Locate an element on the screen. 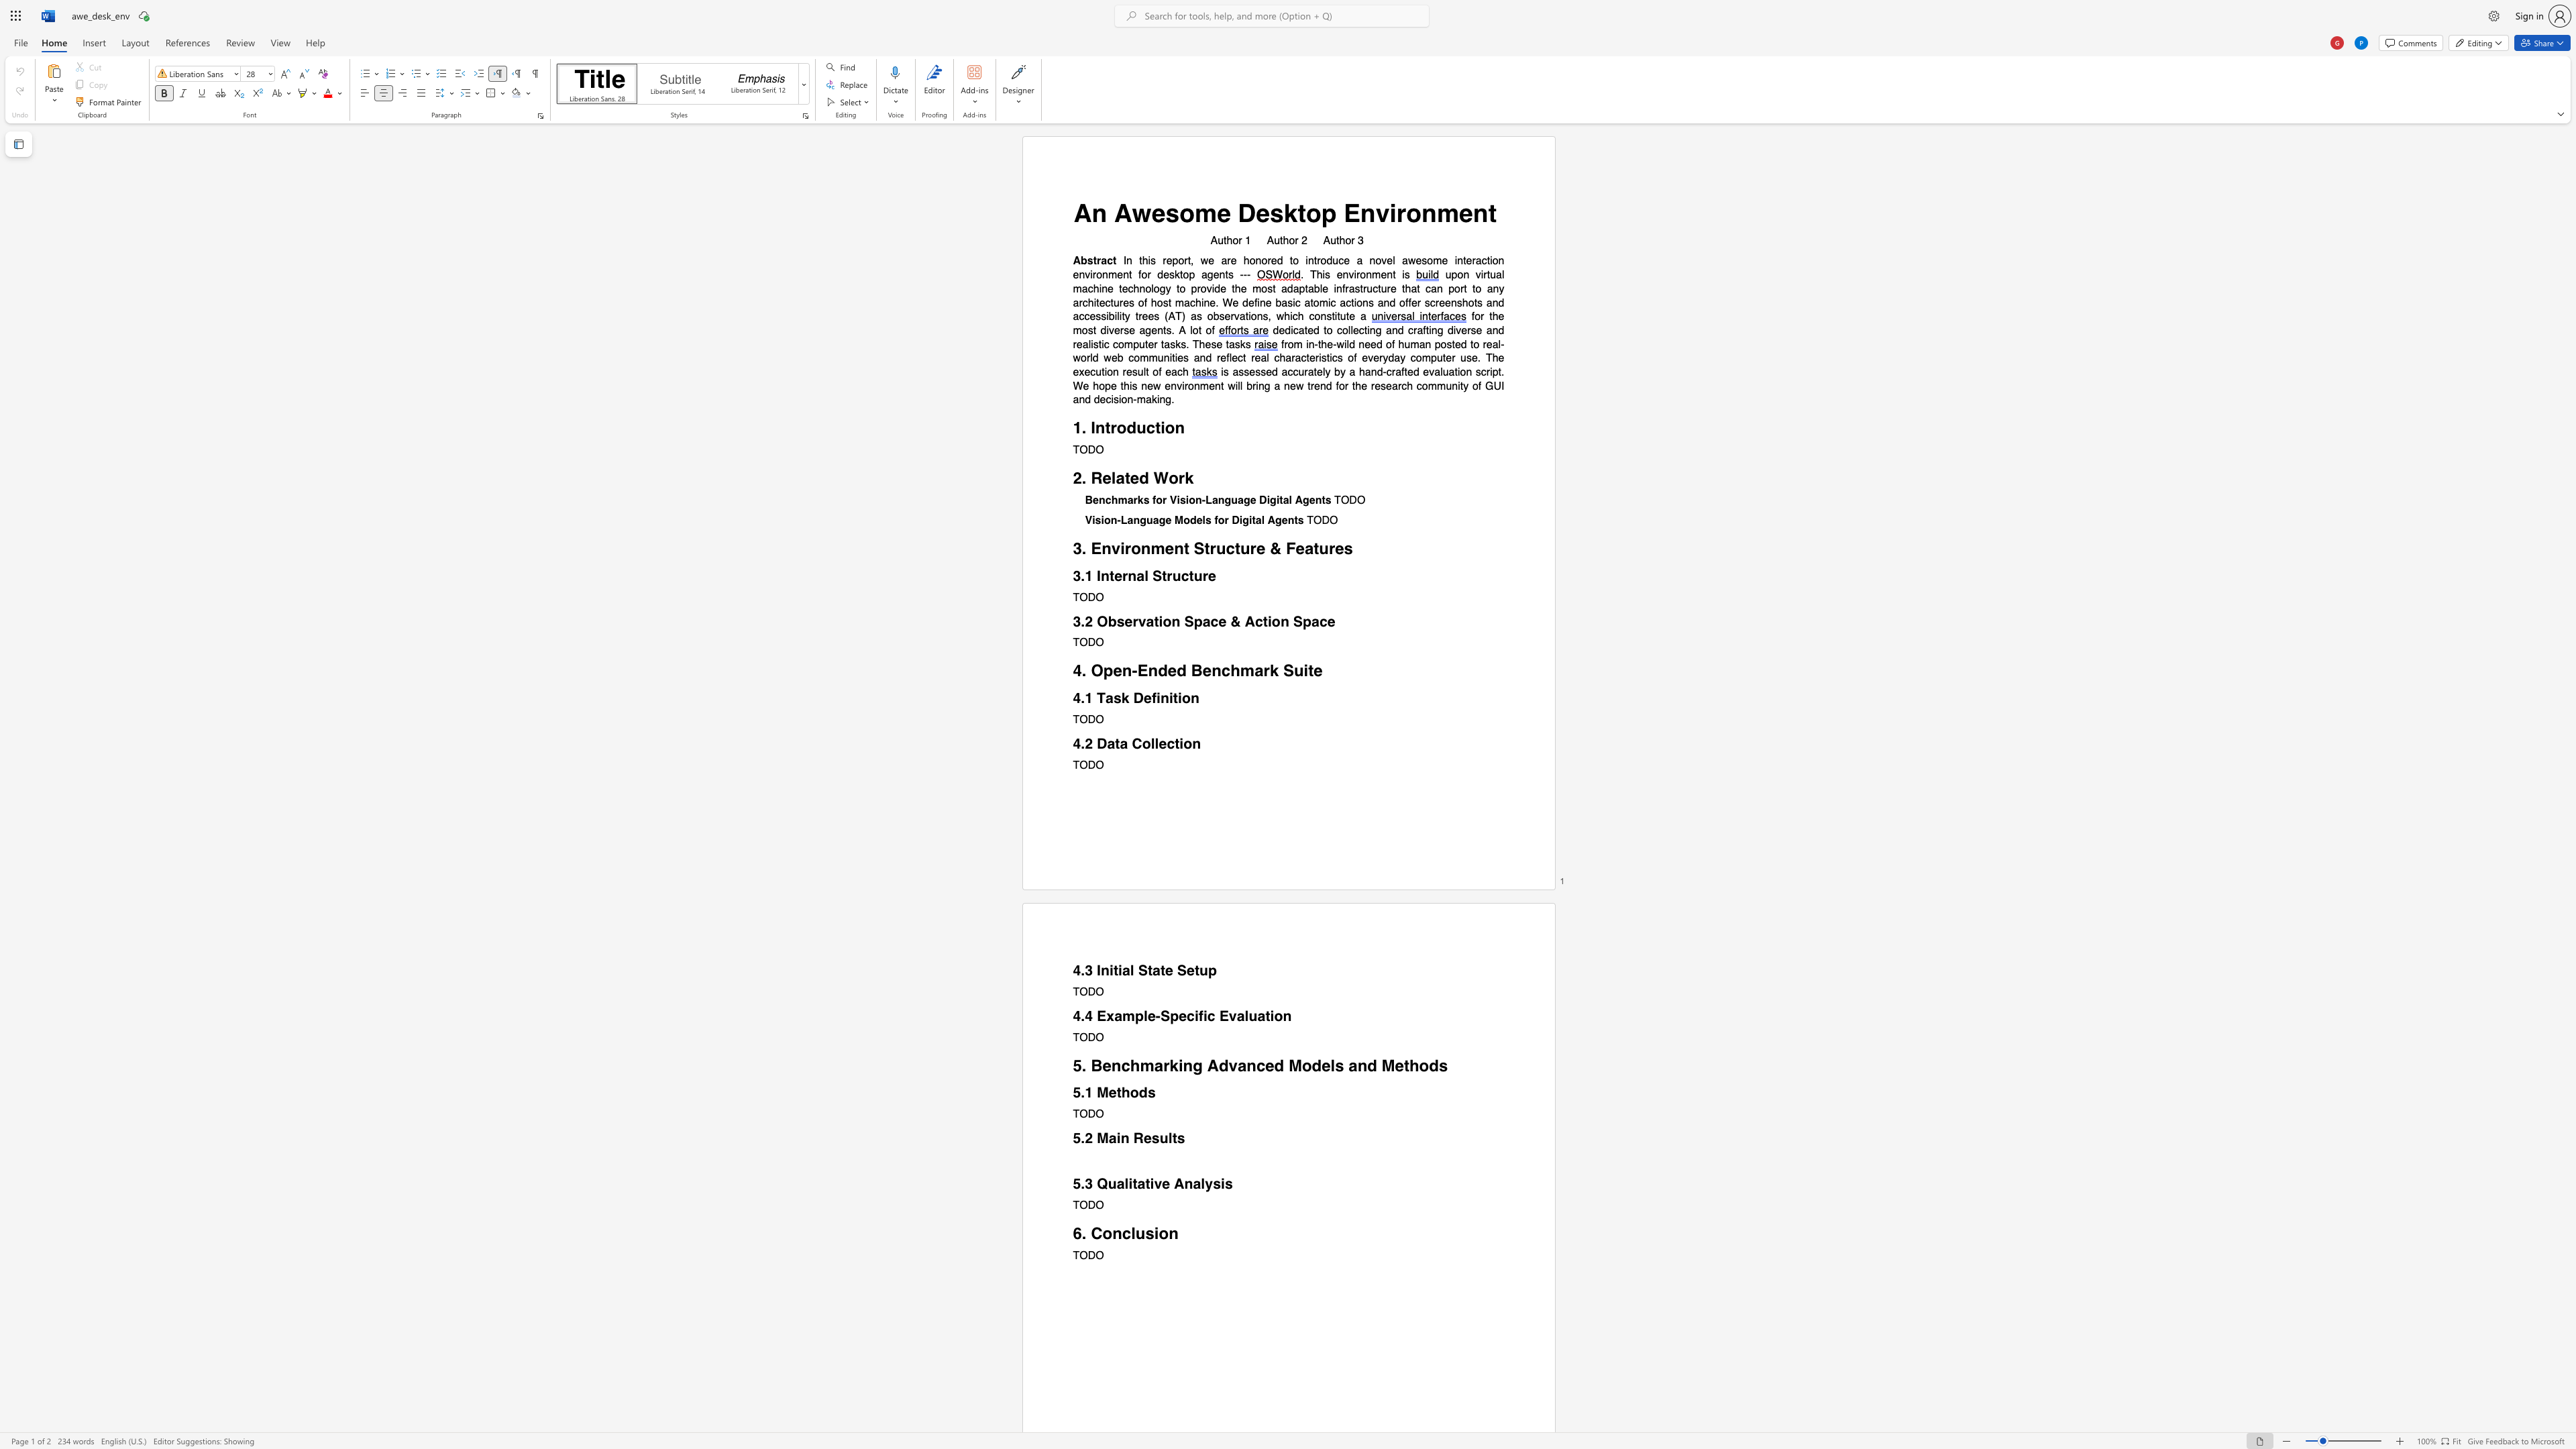  the subset text "esome Desktop Envir" within the text "An Awesome Desktop Environment" is located at coordinates (1150, 213).